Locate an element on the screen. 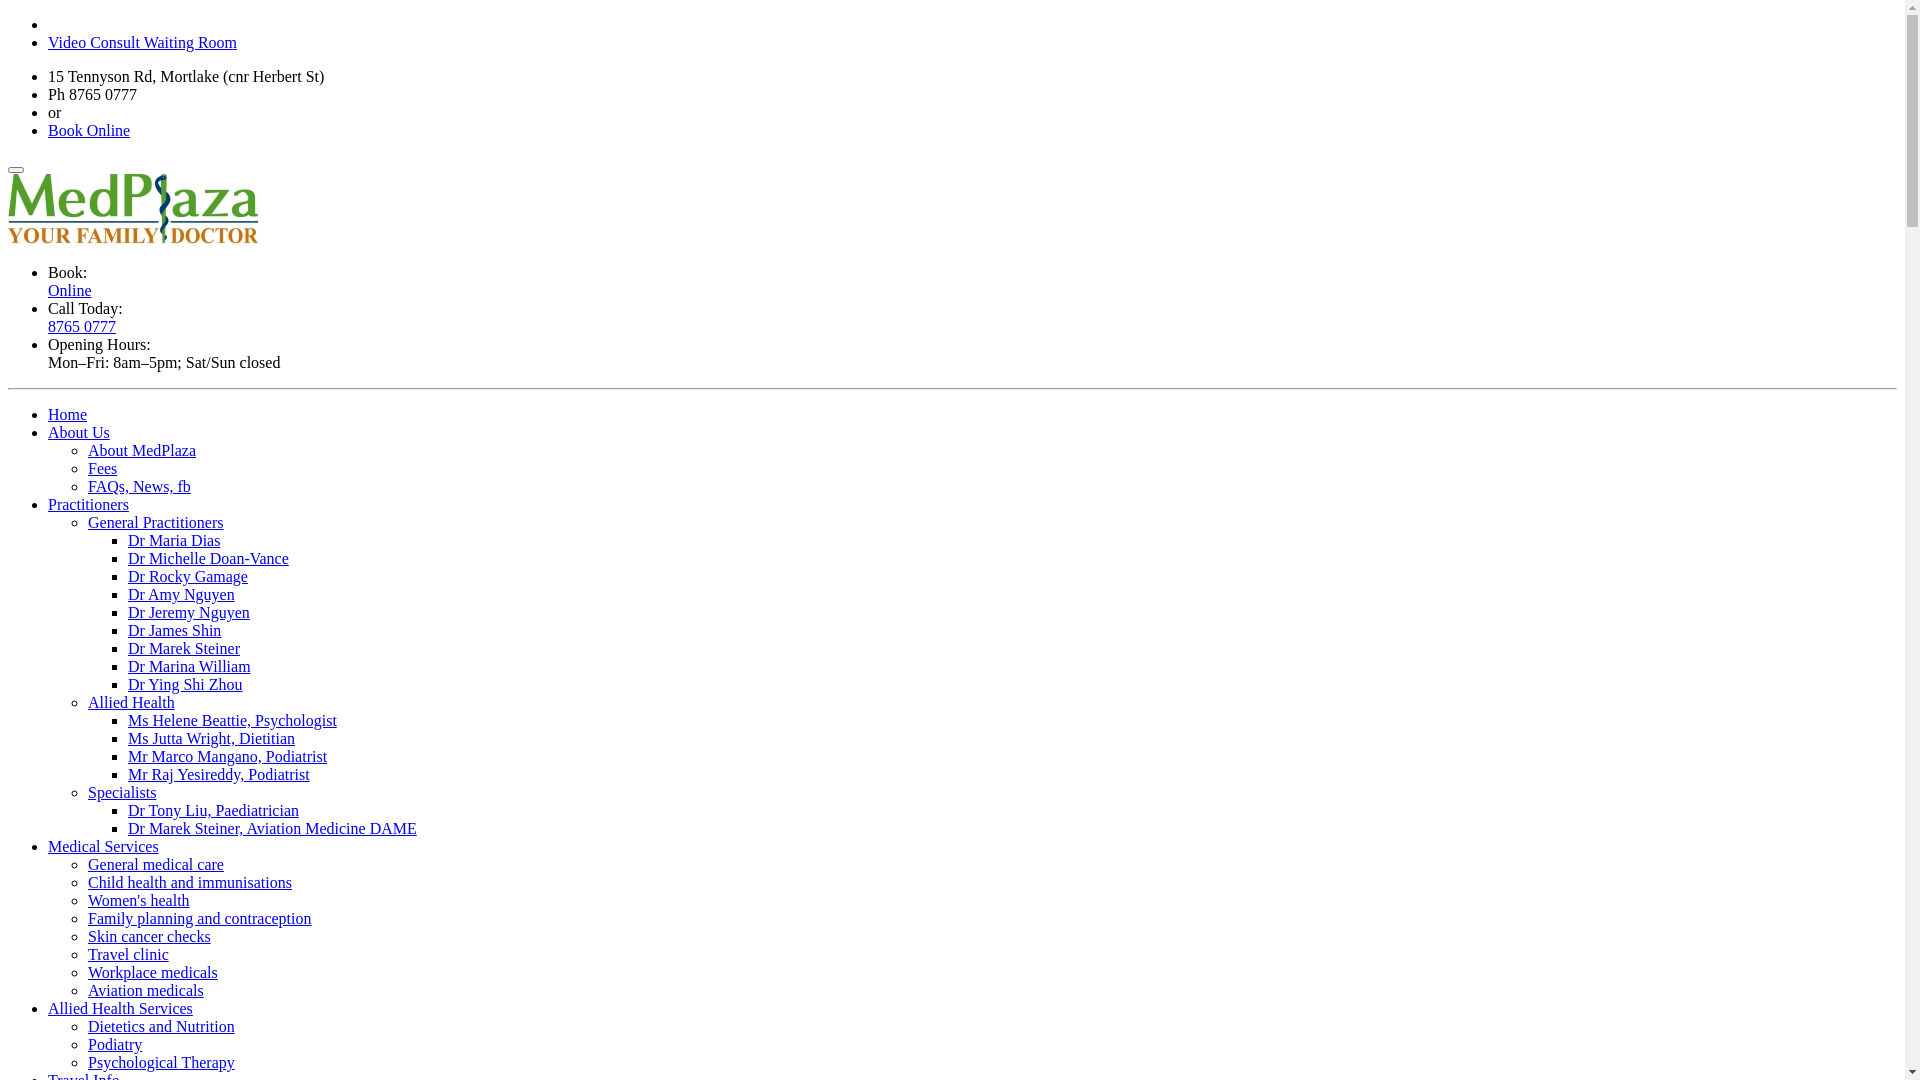 The image size is (1920, 1080). 'Workplace medicals' is located at coordinates (86, 971).